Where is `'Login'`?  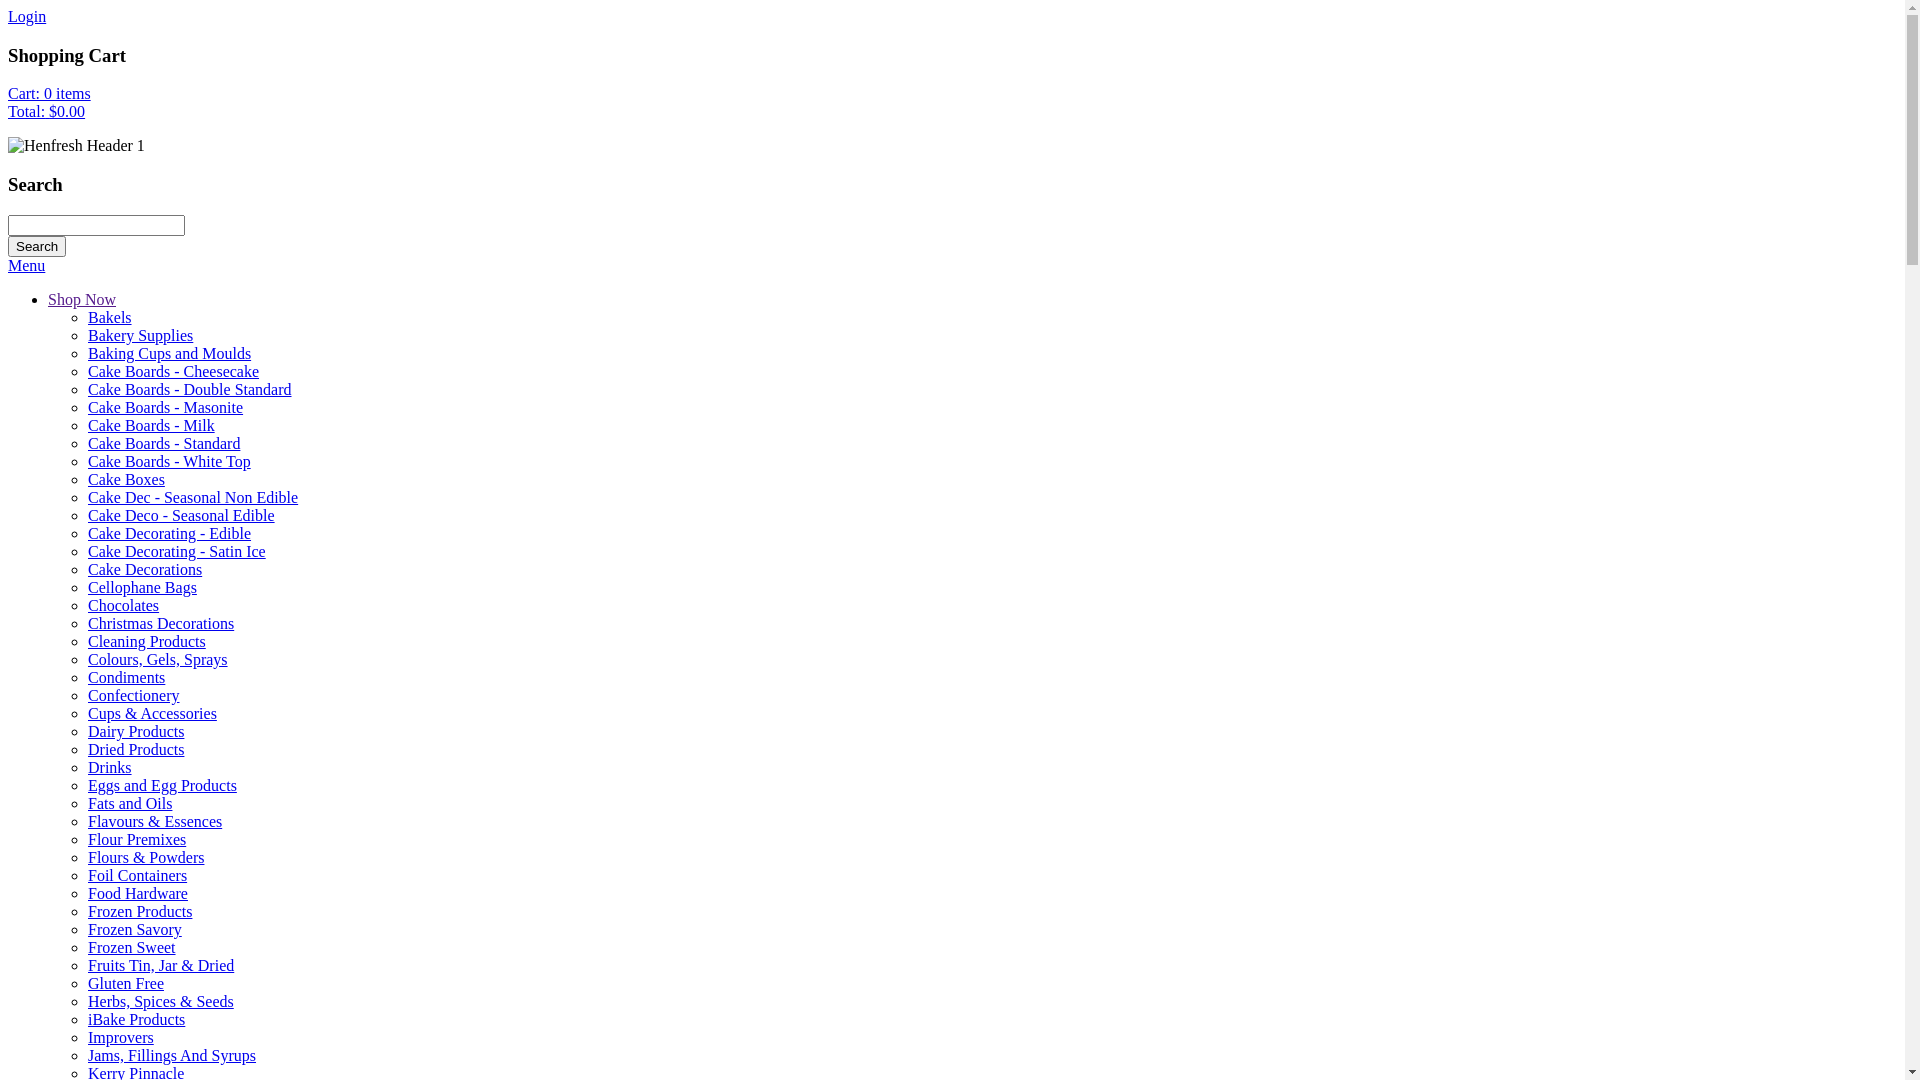
'Login' is located at coordinates (27, 16).